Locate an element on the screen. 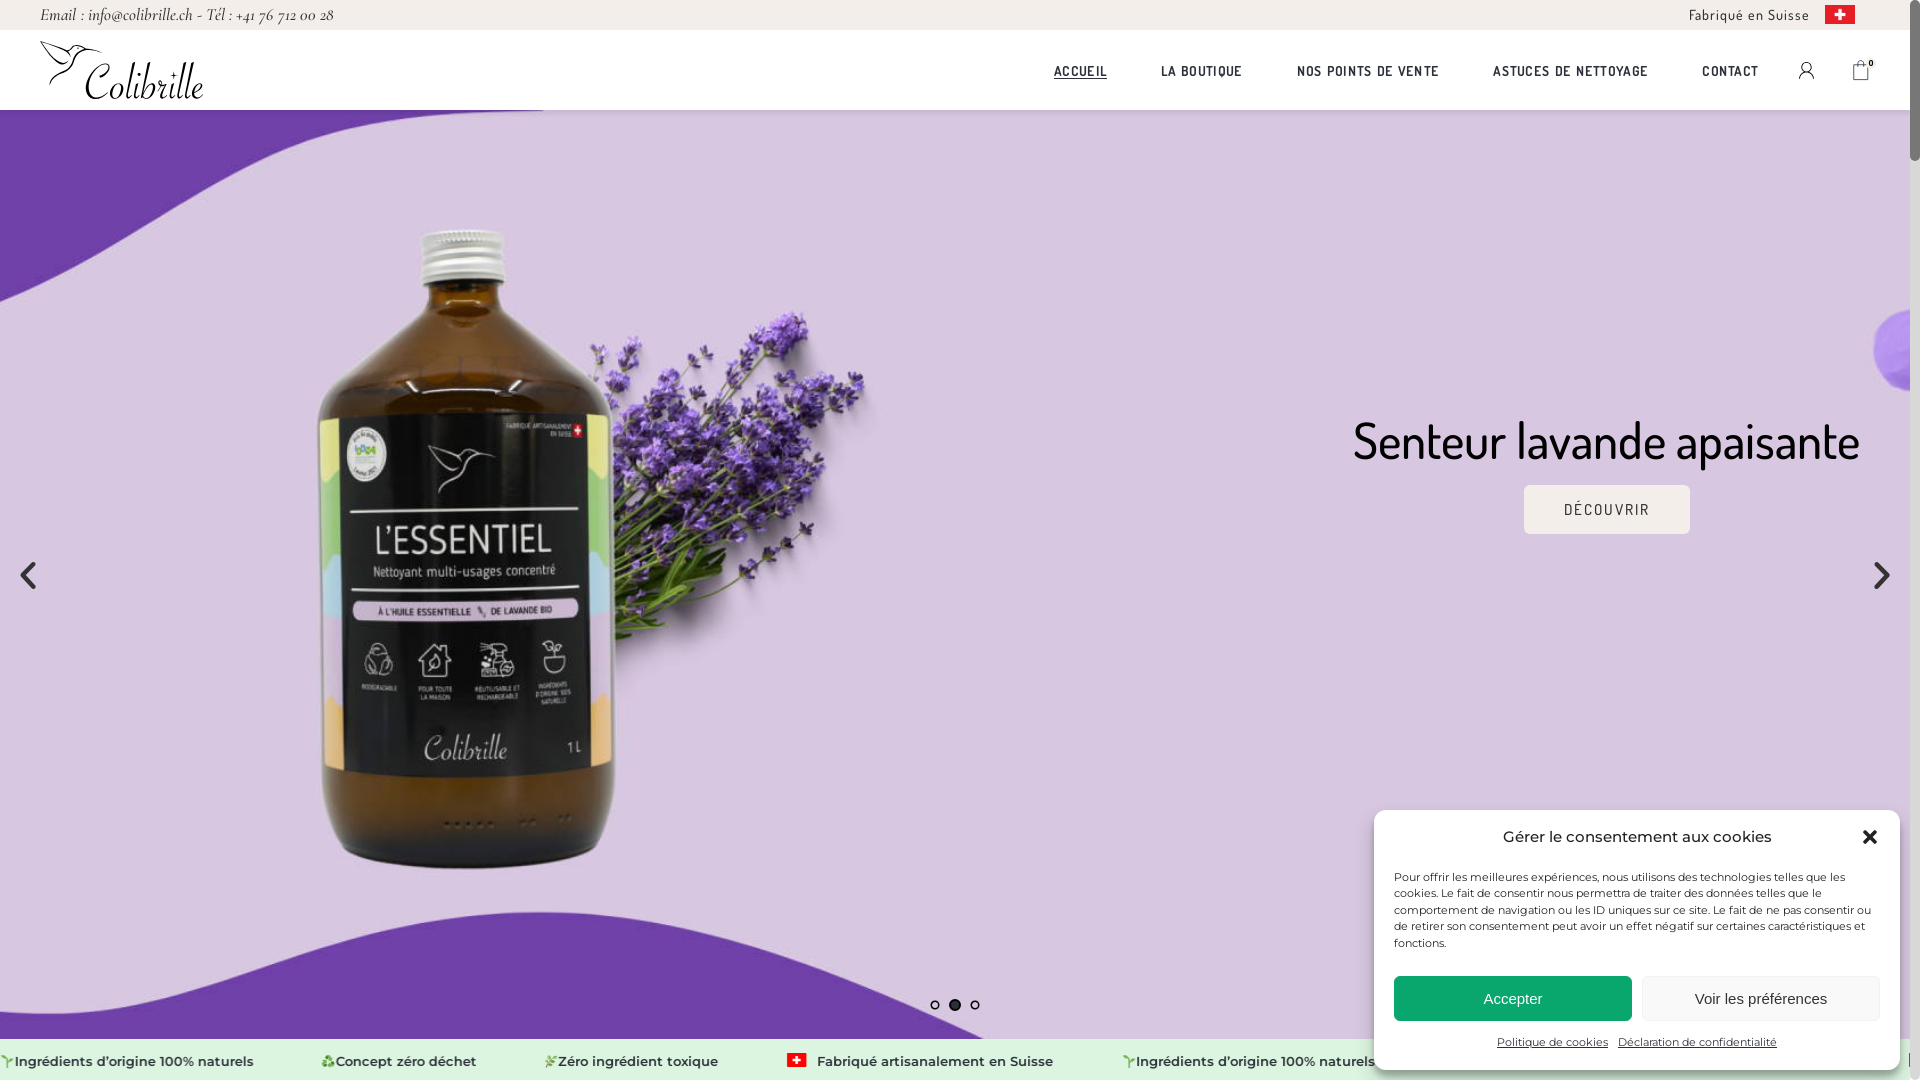  'ASTUCES DE NETTOYAGE' is located at coordinates (1569, 68).